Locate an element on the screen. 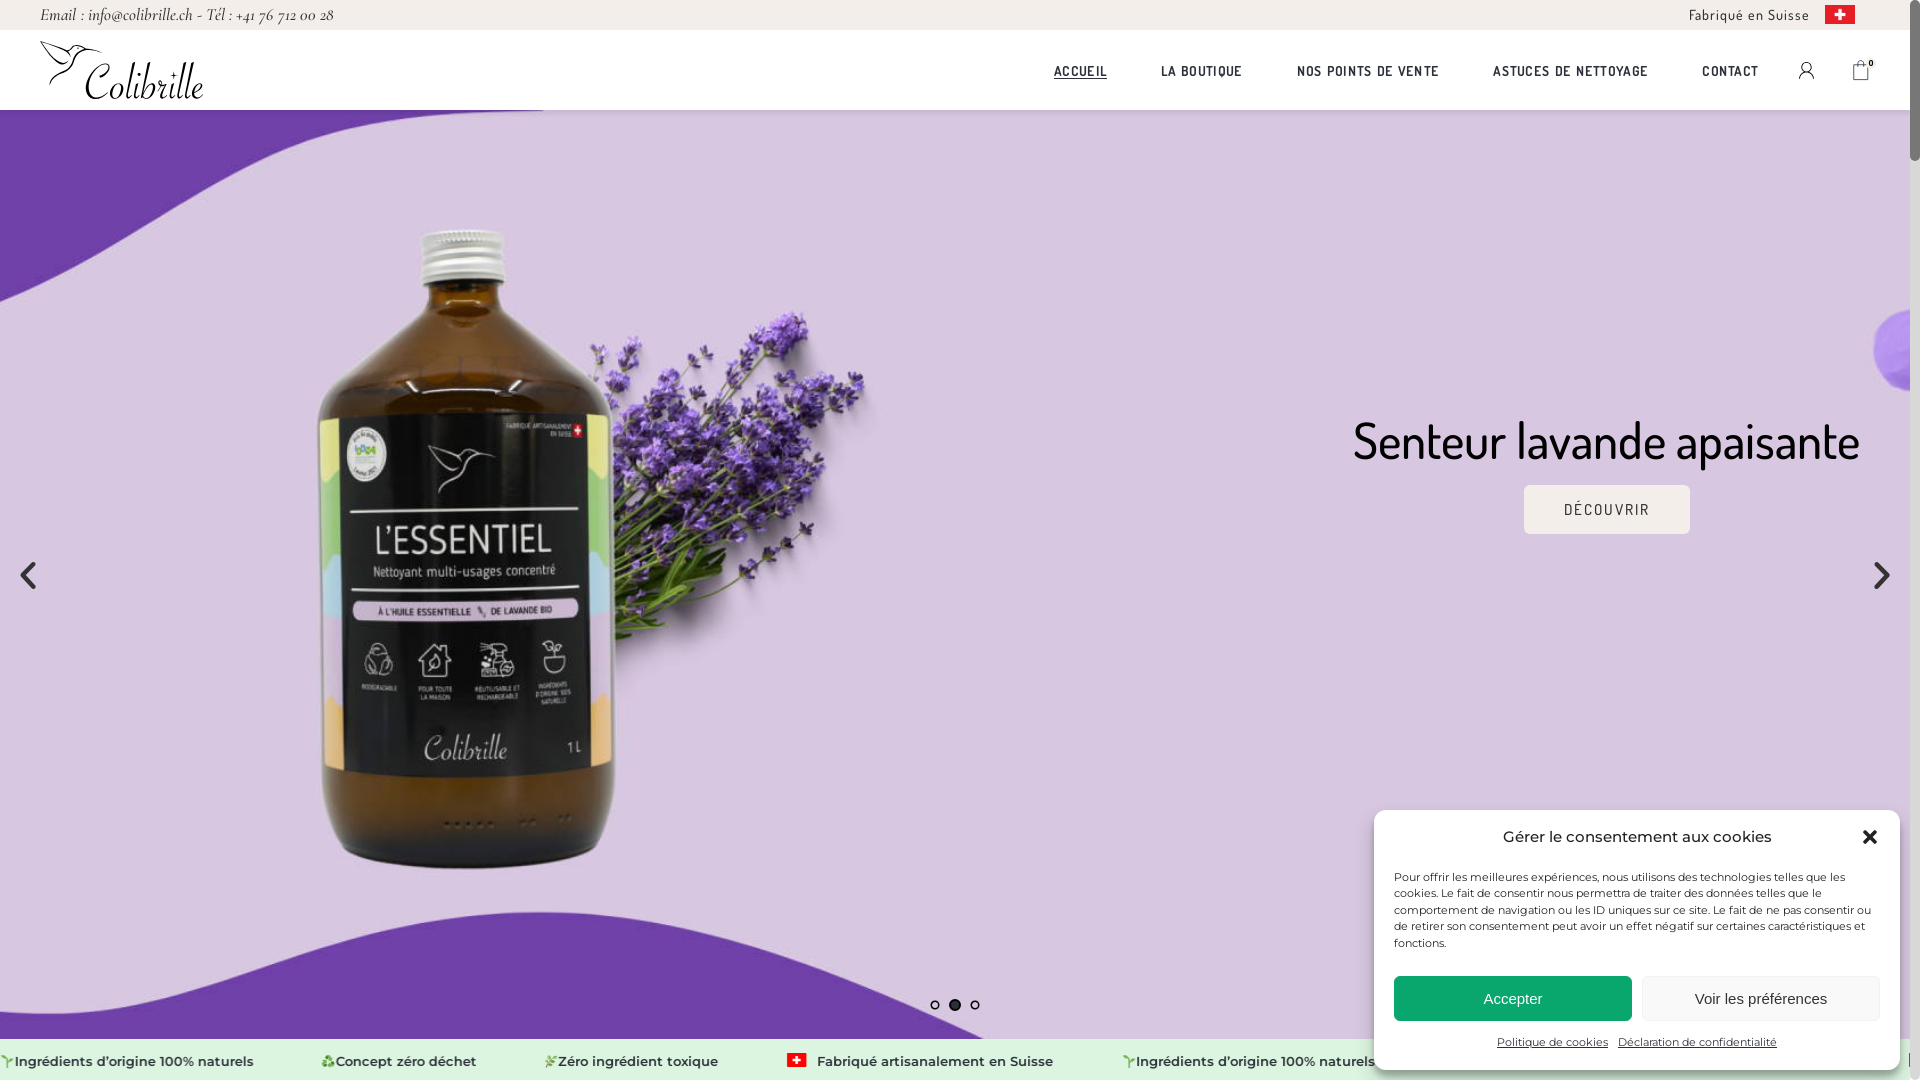  'ASTUCES DE NETTOYAGE' is located at coordinates (1569, 68).